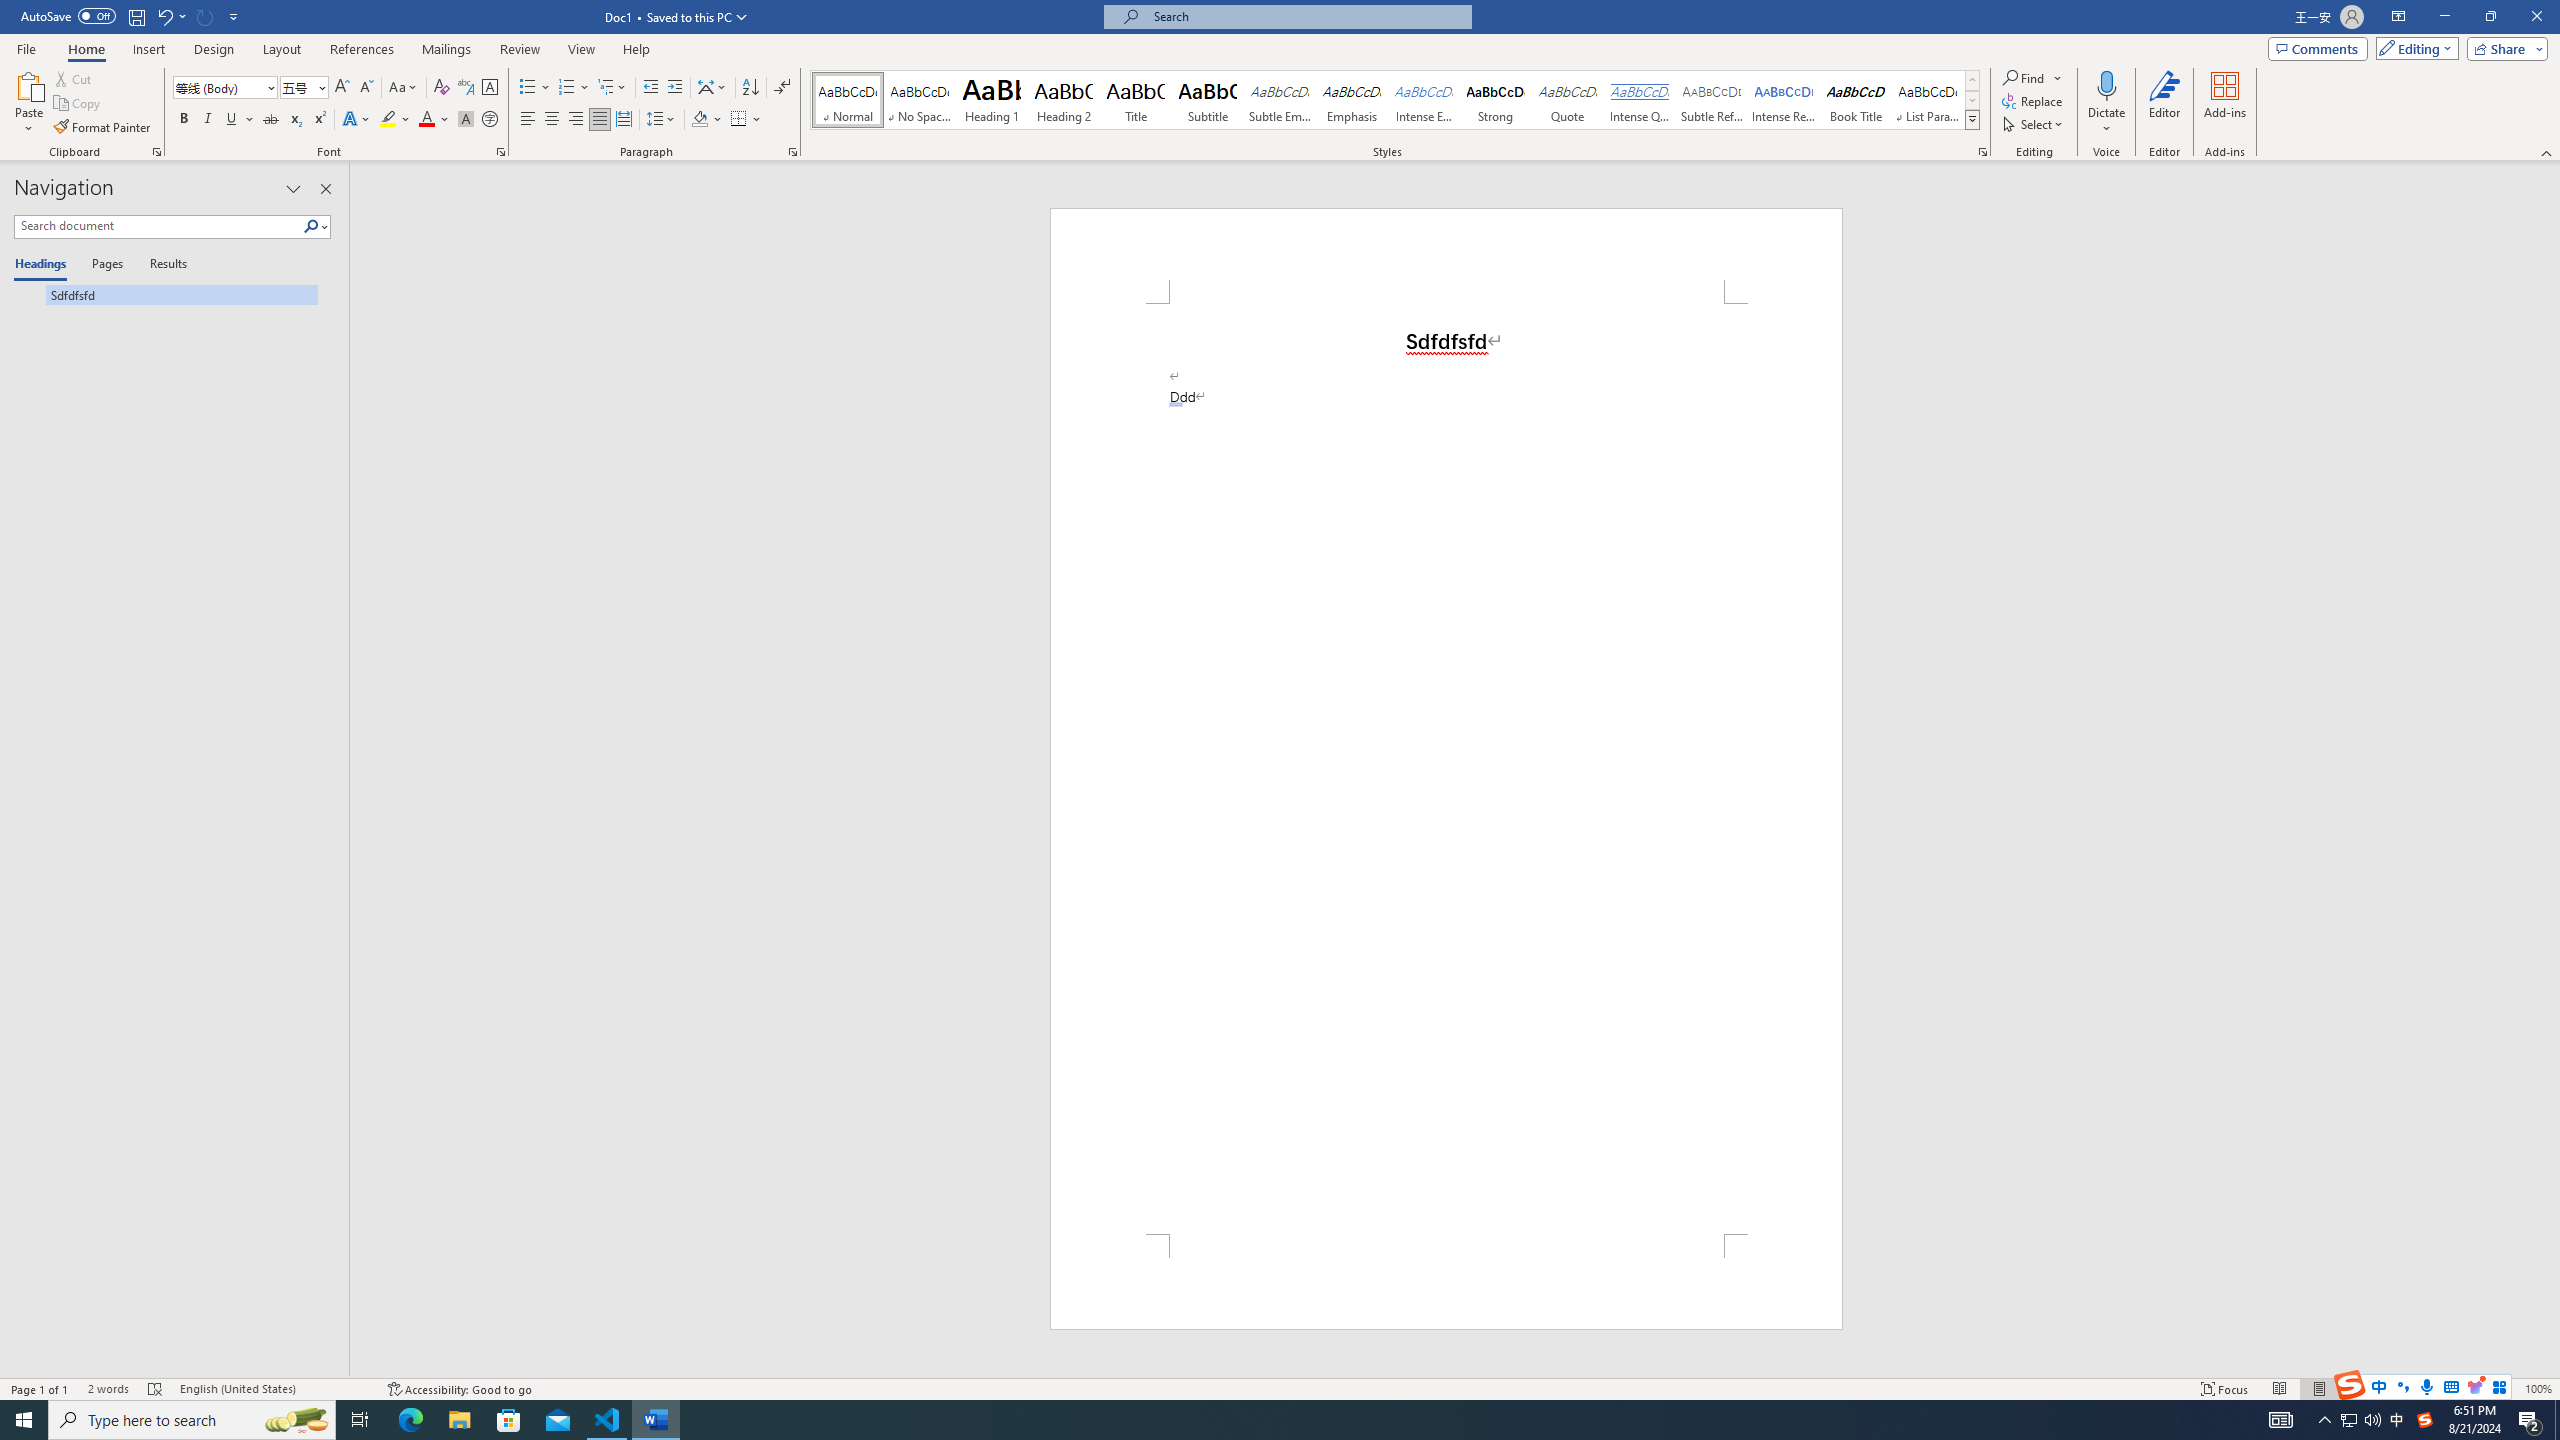 The height and width of the screenshot is (1440, 2560). What do you see at coordinates (231, 118) in the screenshot?
I see `'Underline'` at bounding box center [231, 118].